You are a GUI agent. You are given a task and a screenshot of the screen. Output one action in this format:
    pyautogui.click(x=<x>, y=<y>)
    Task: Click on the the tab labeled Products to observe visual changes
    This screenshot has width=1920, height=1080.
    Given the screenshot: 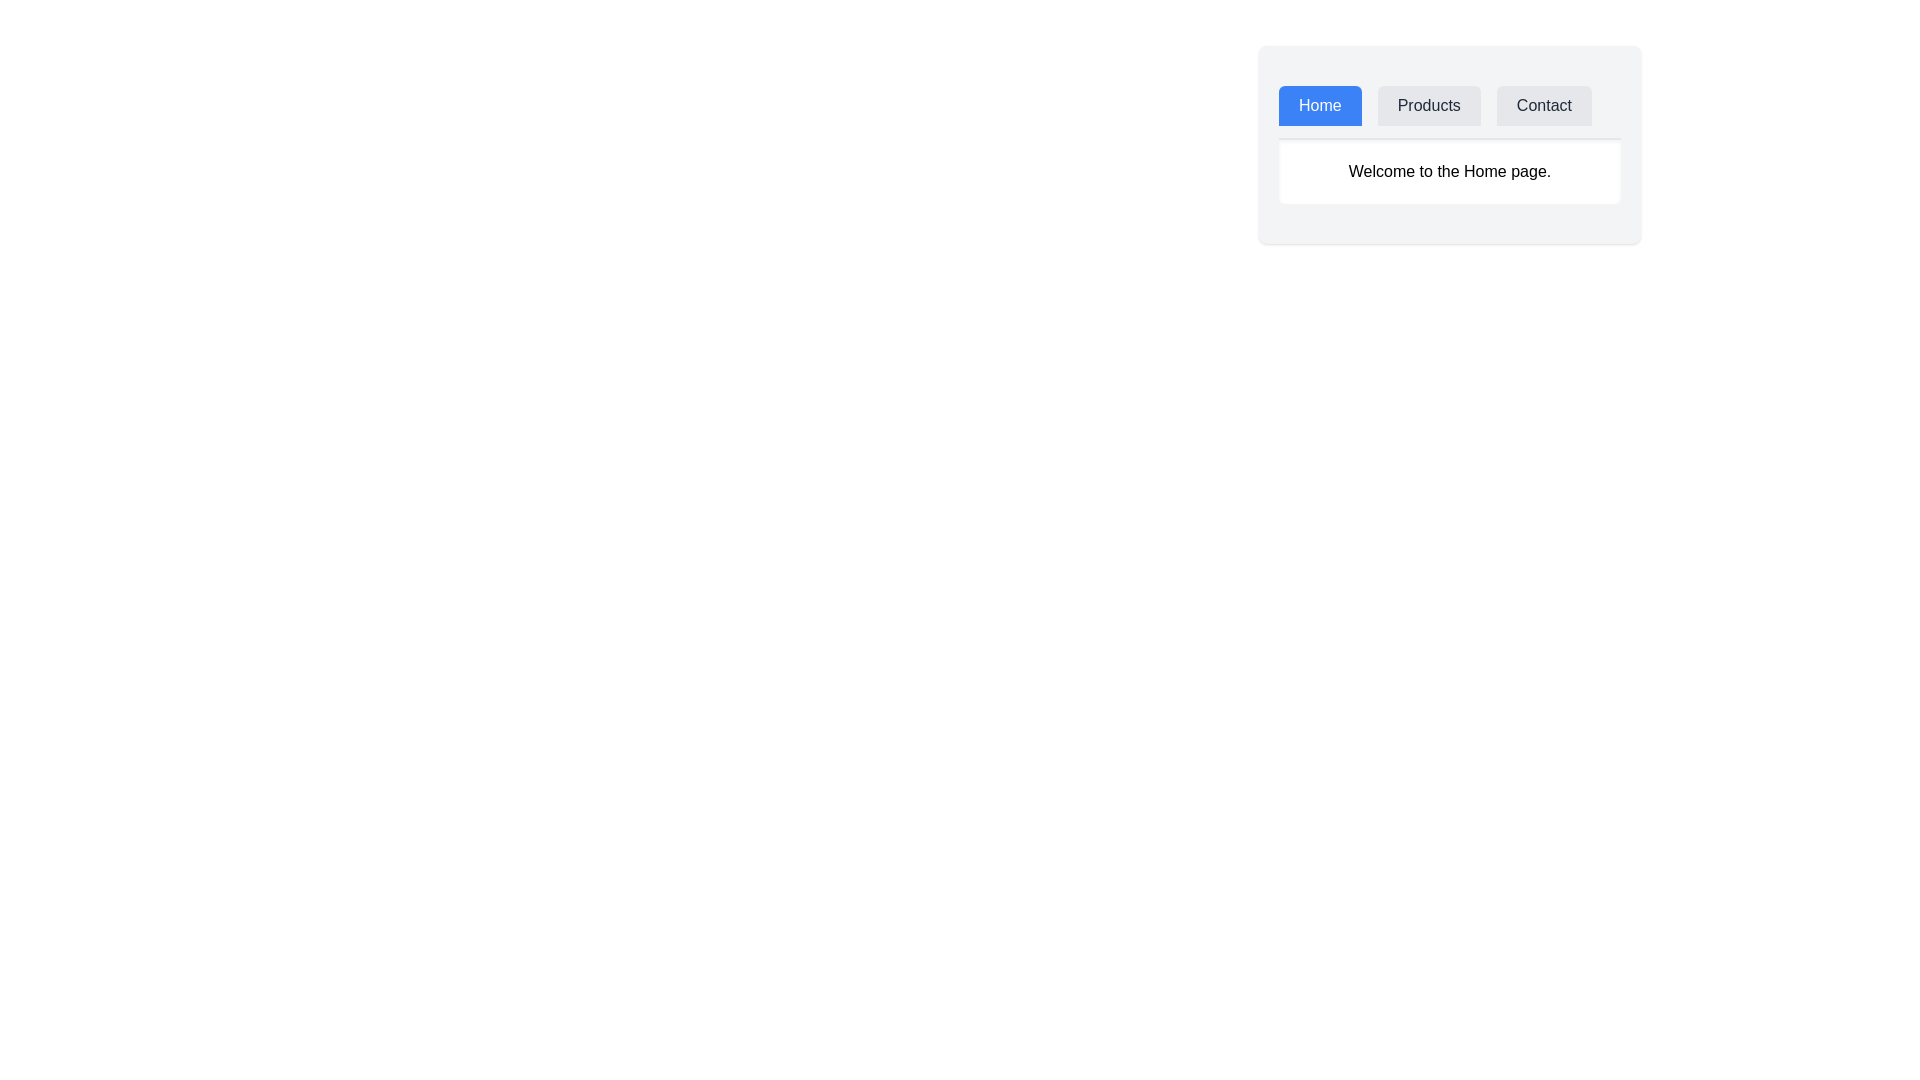 What is the action you would take?
    pyautogui.click(x=1428, y=105)
    